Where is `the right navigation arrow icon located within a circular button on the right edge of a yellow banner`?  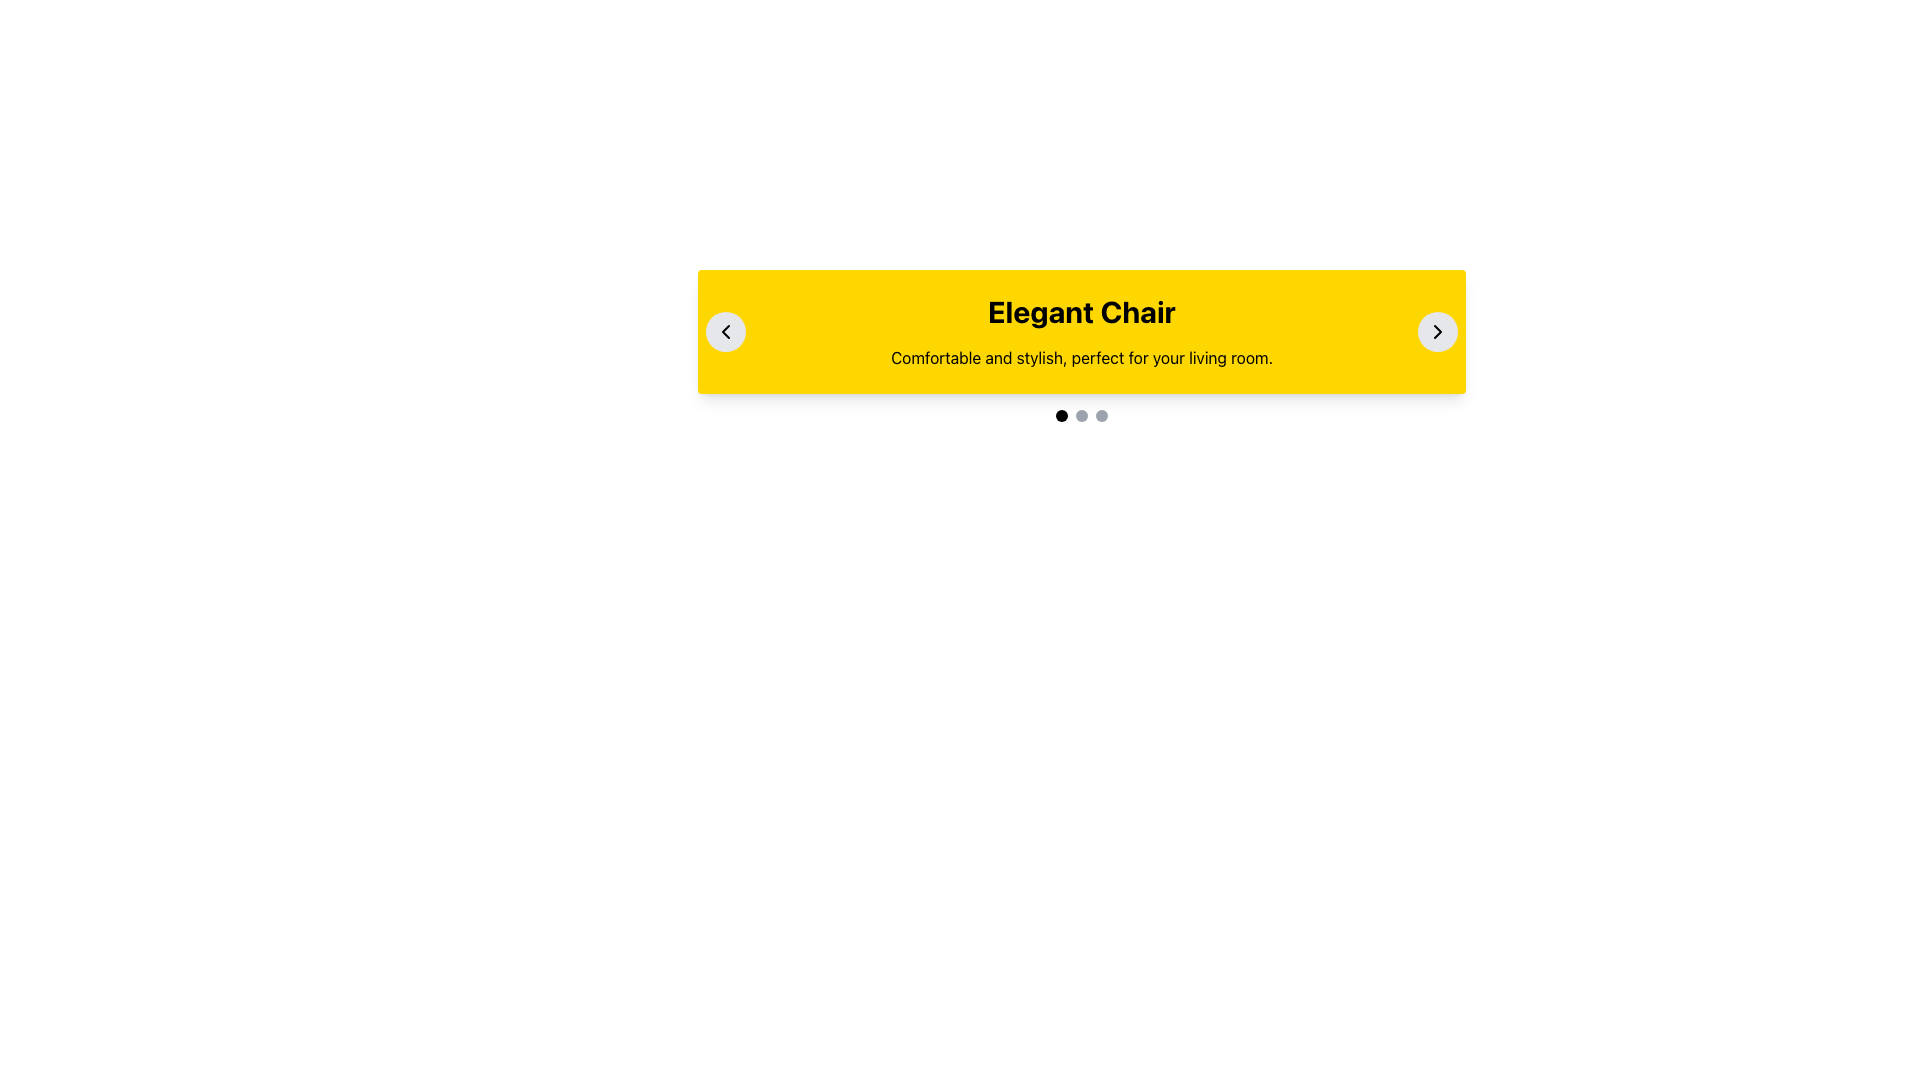
the right navigation arrow icon located within a circular button on the right edge of a yellow banner is located at coordinates (1437, 330).